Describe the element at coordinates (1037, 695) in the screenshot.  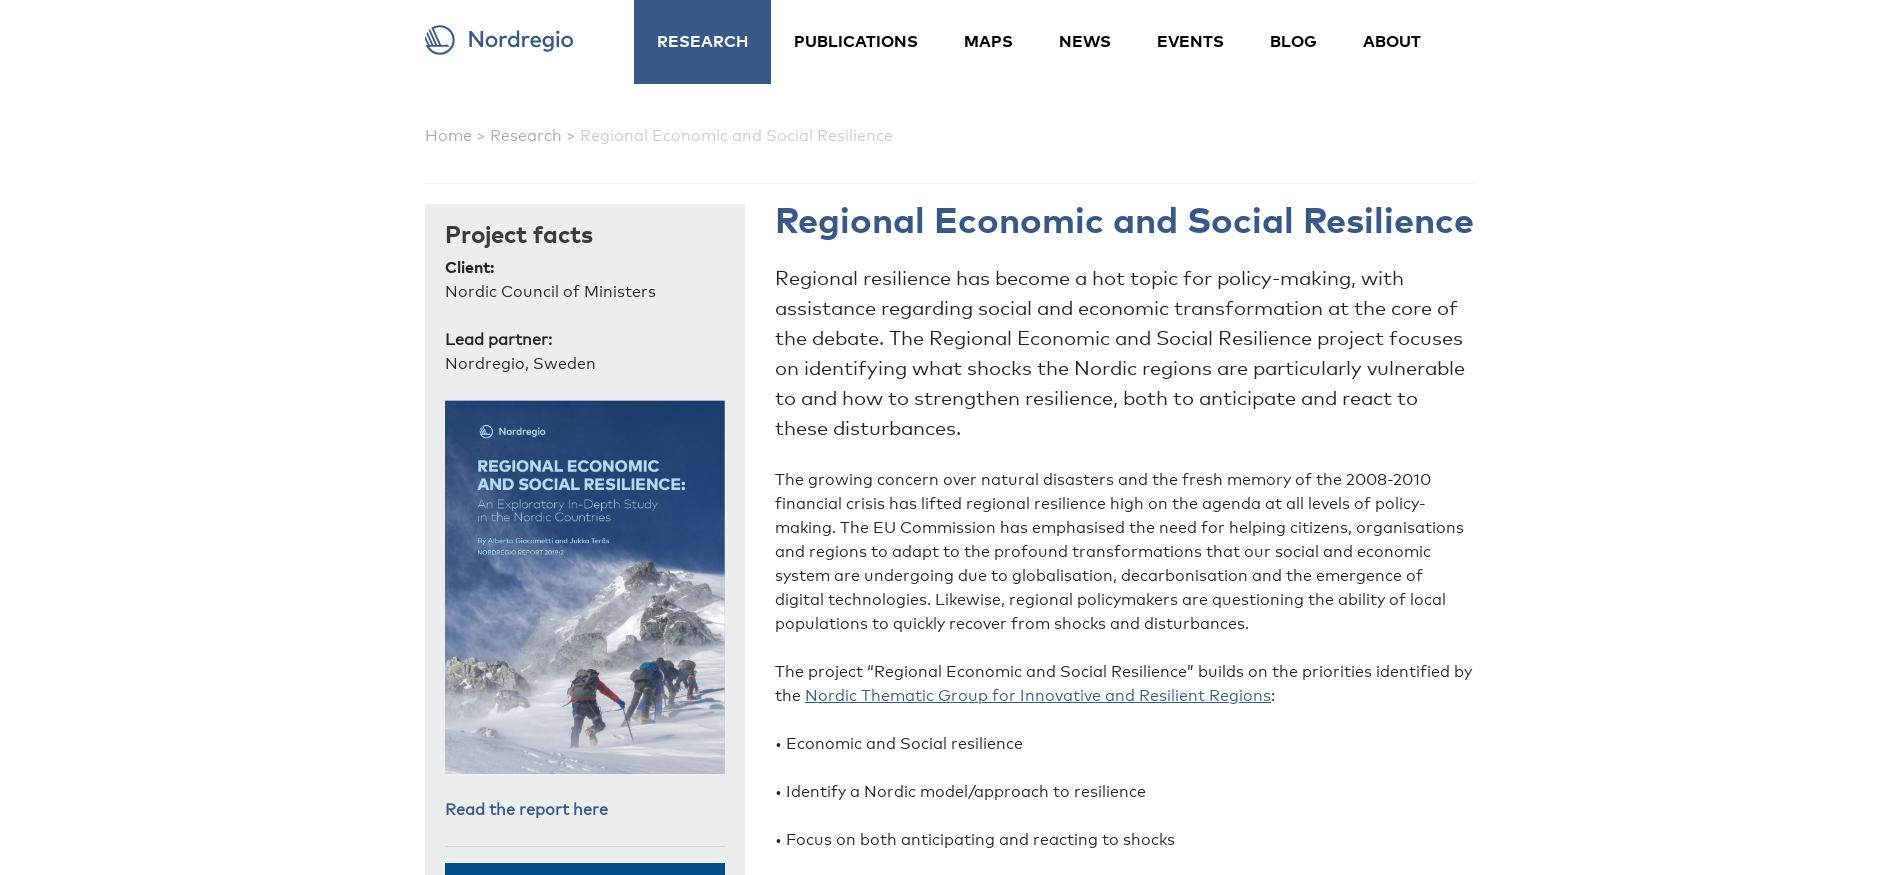
I see `'Nordic Thematic Group for Innovative and Resilient Regions'` at that location.